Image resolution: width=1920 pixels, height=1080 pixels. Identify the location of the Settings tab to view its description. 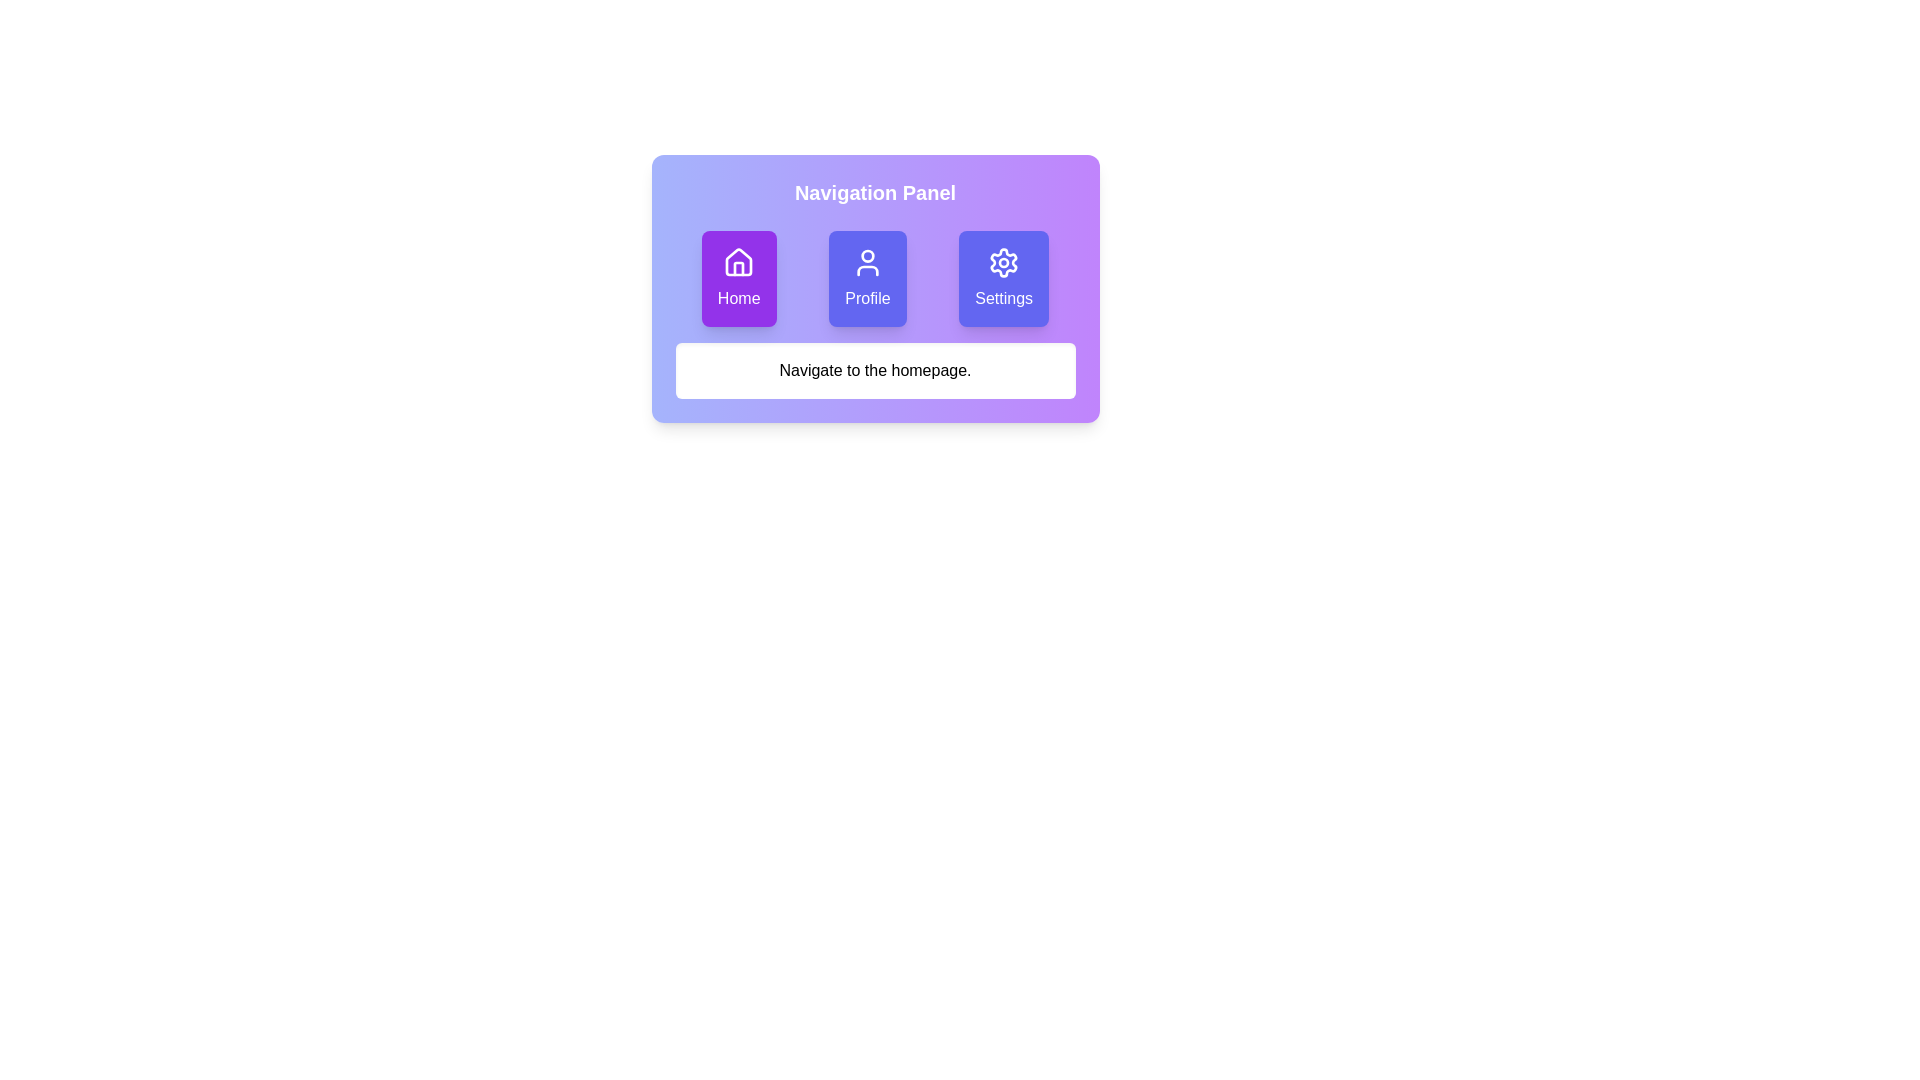
(1004, 278).